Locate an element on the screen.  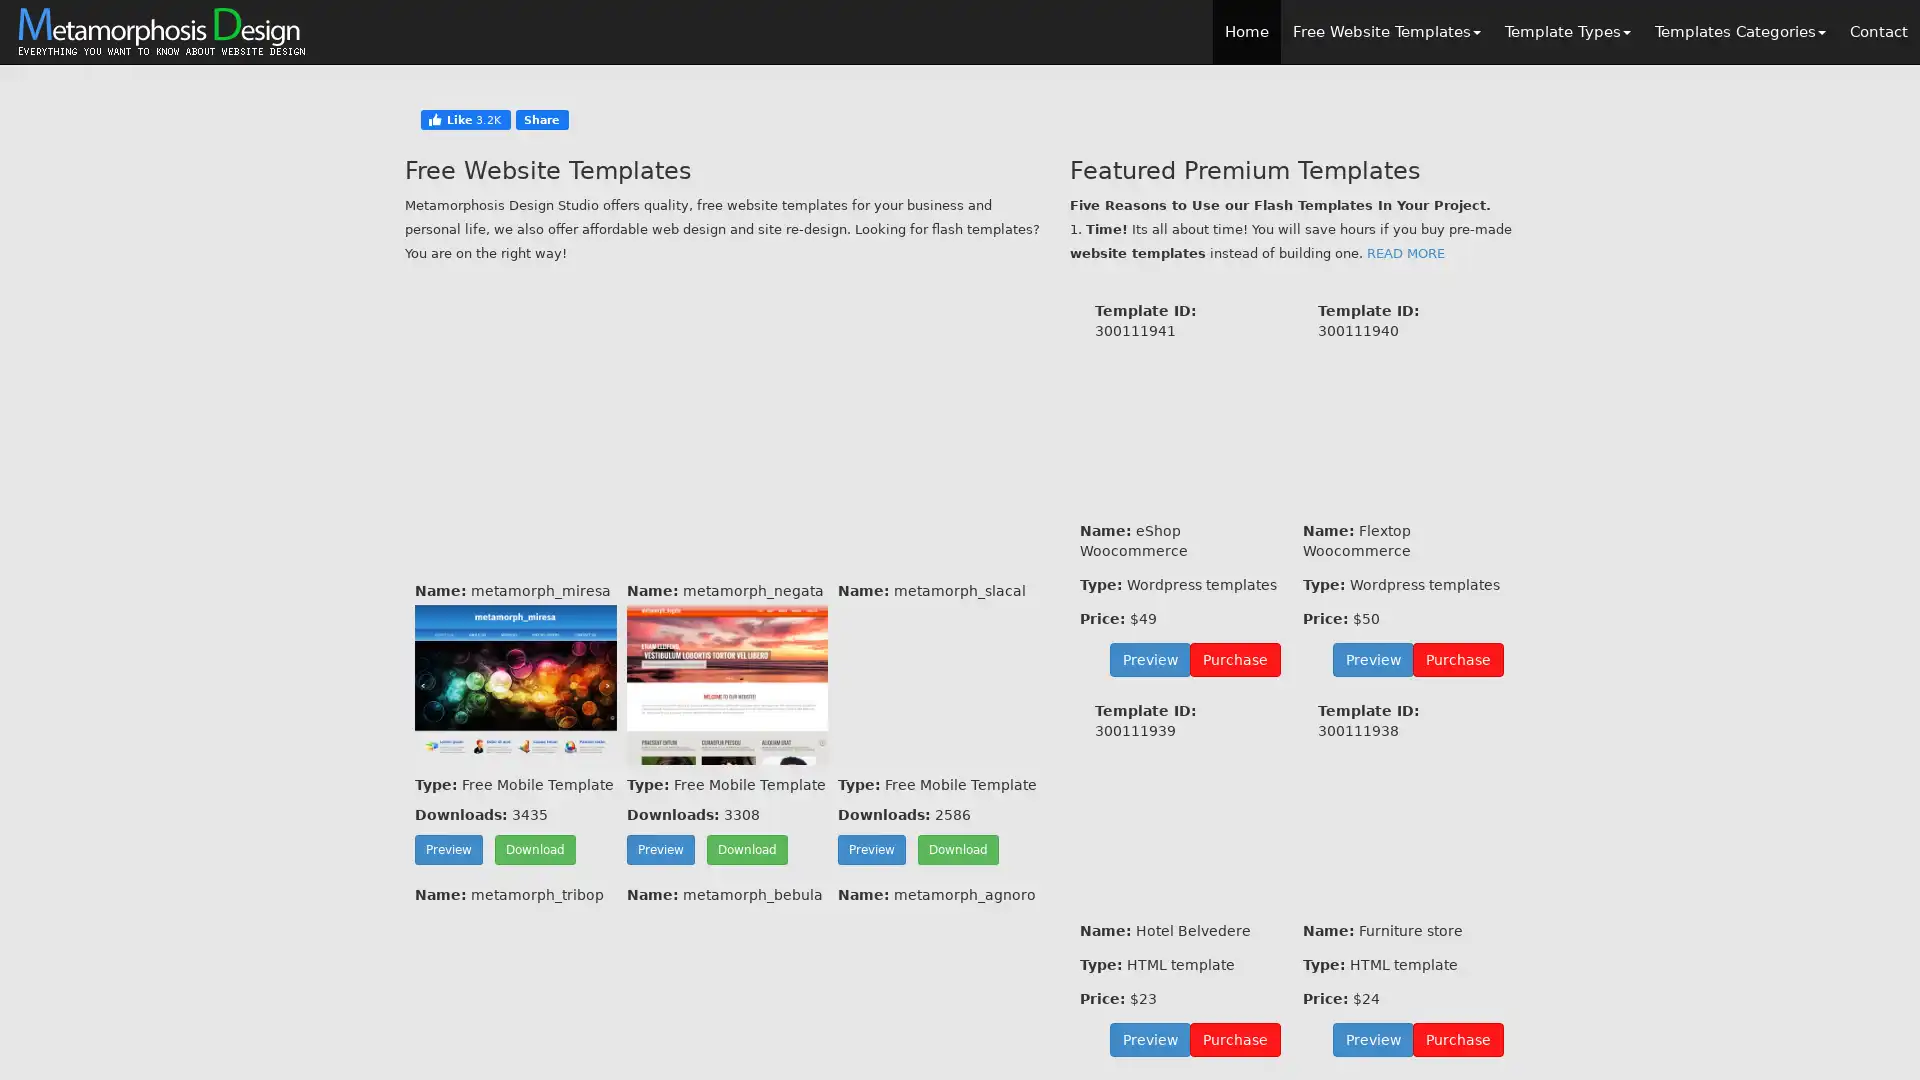
Purchase is located at coordinates (1234, 1039).